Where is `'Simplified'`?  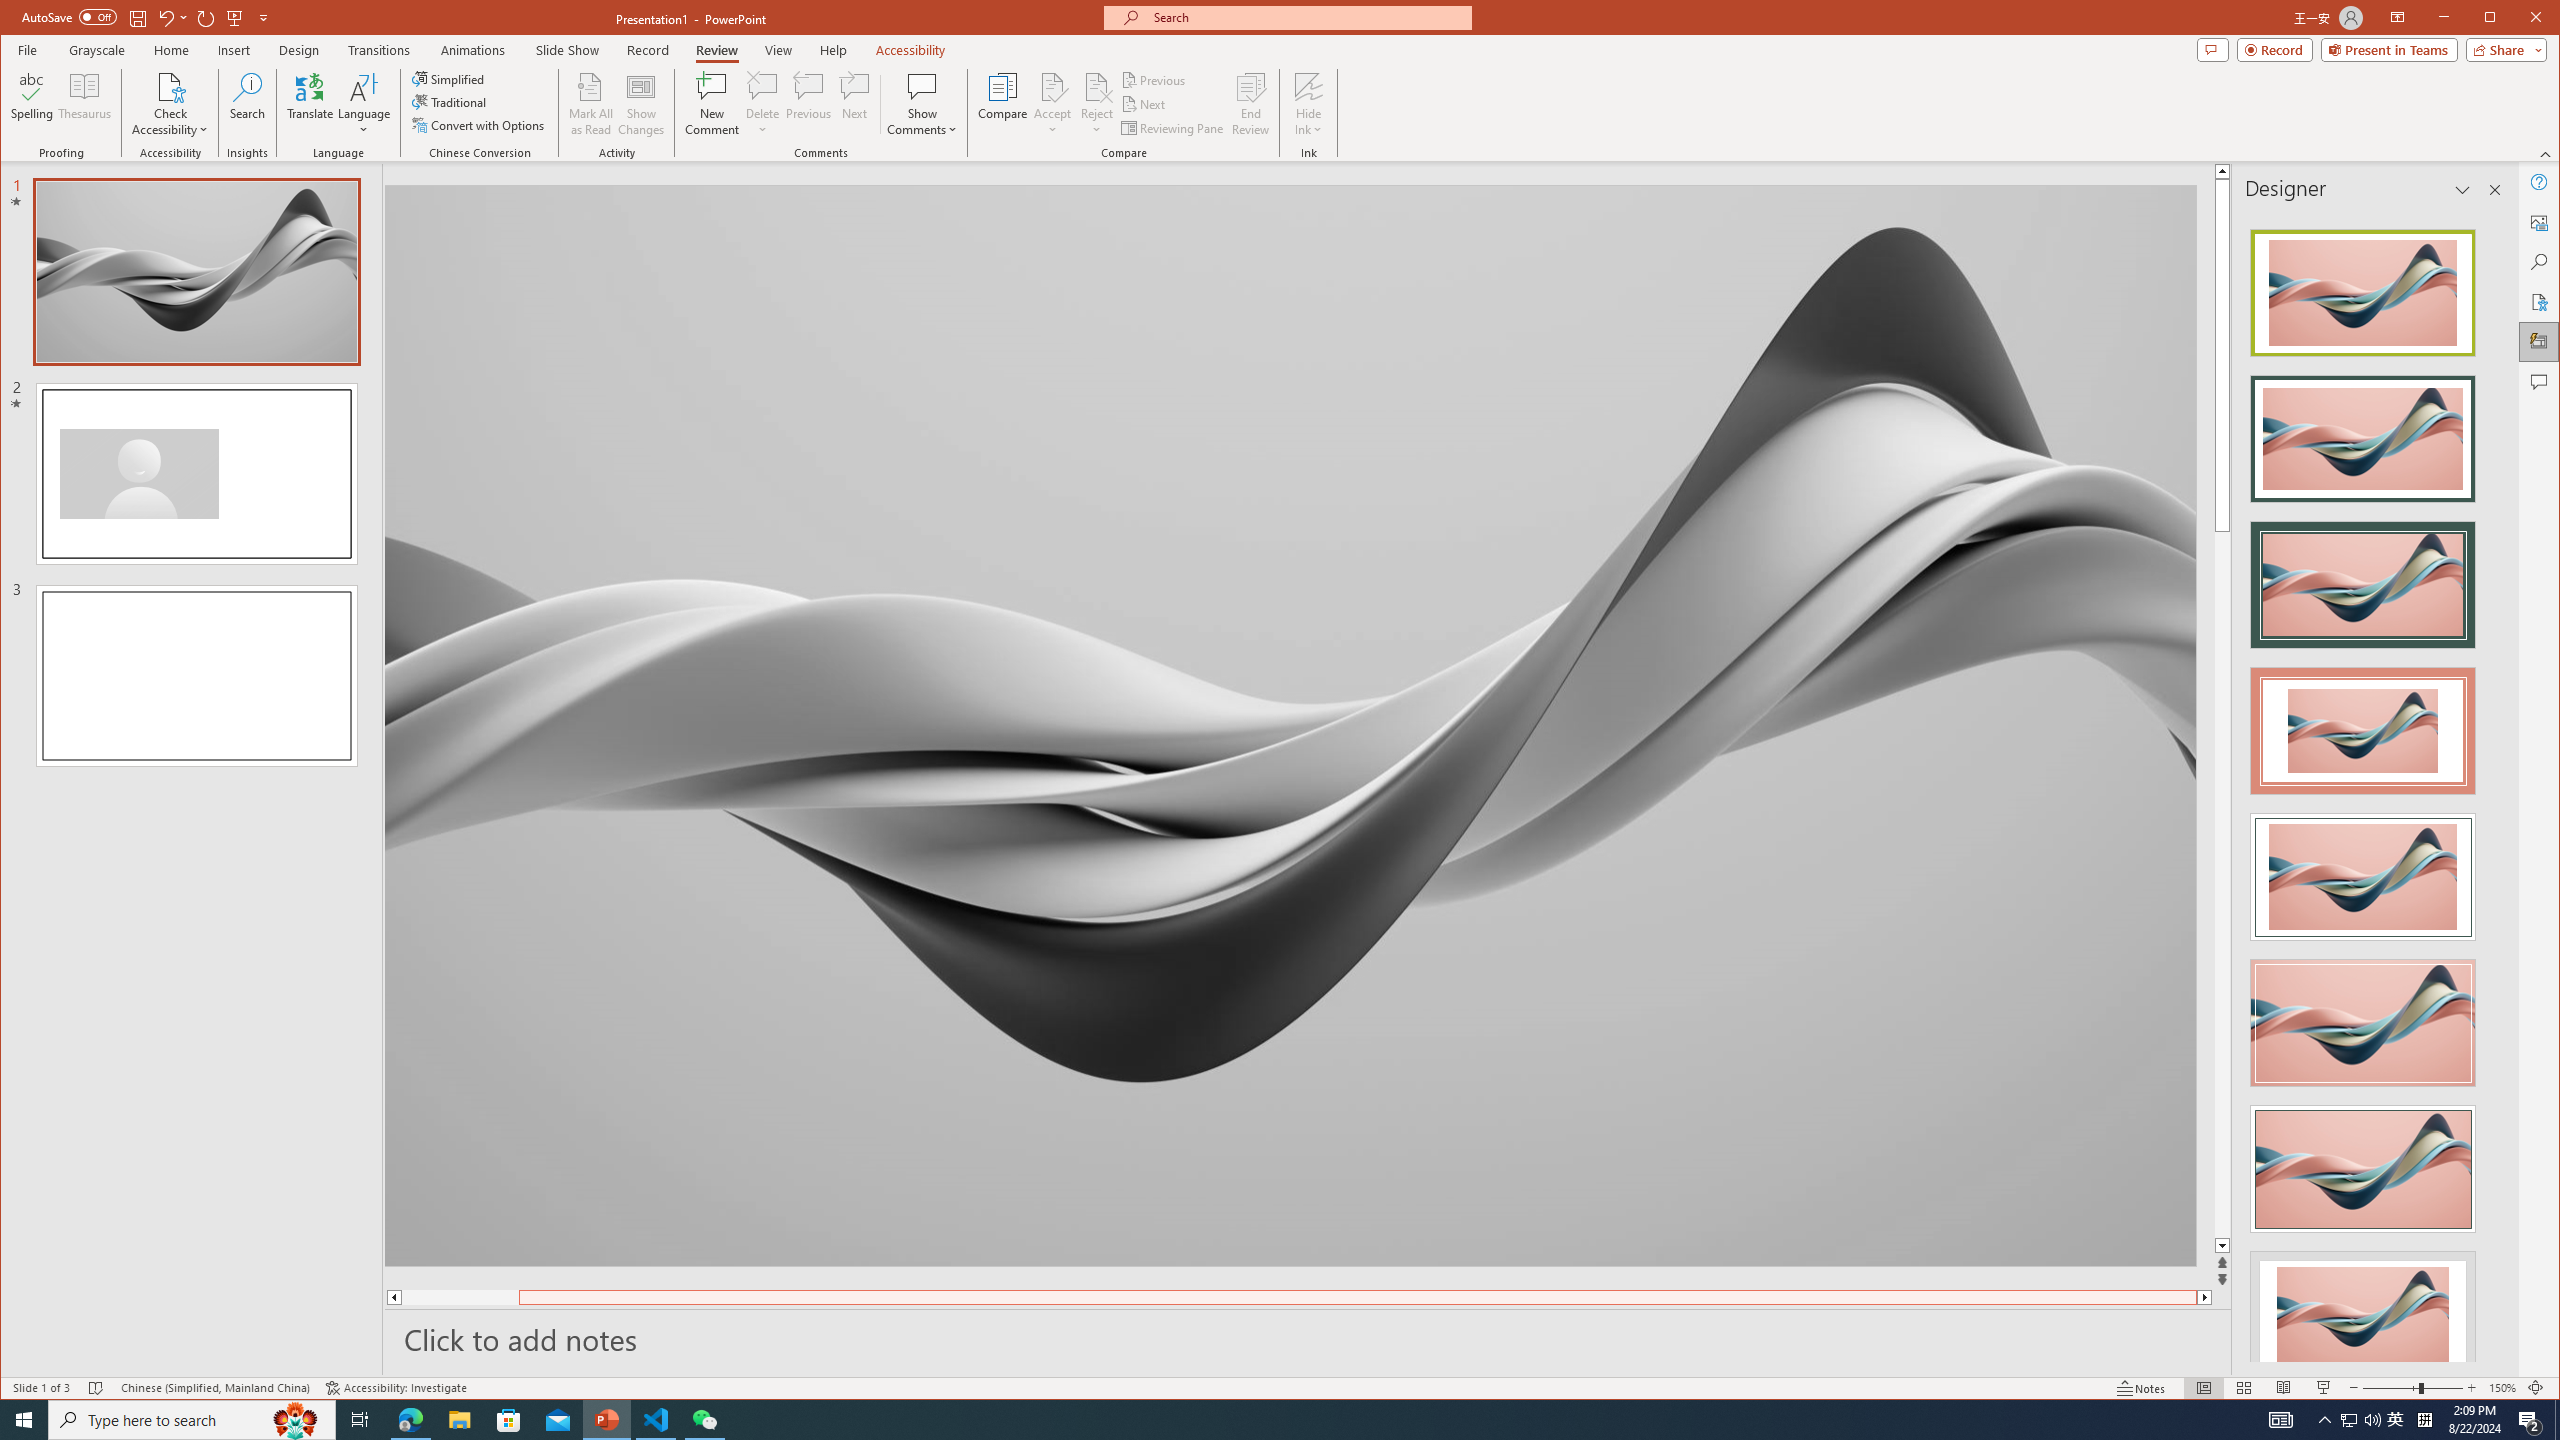 'Simplified' is located at coordinates (449, 78).